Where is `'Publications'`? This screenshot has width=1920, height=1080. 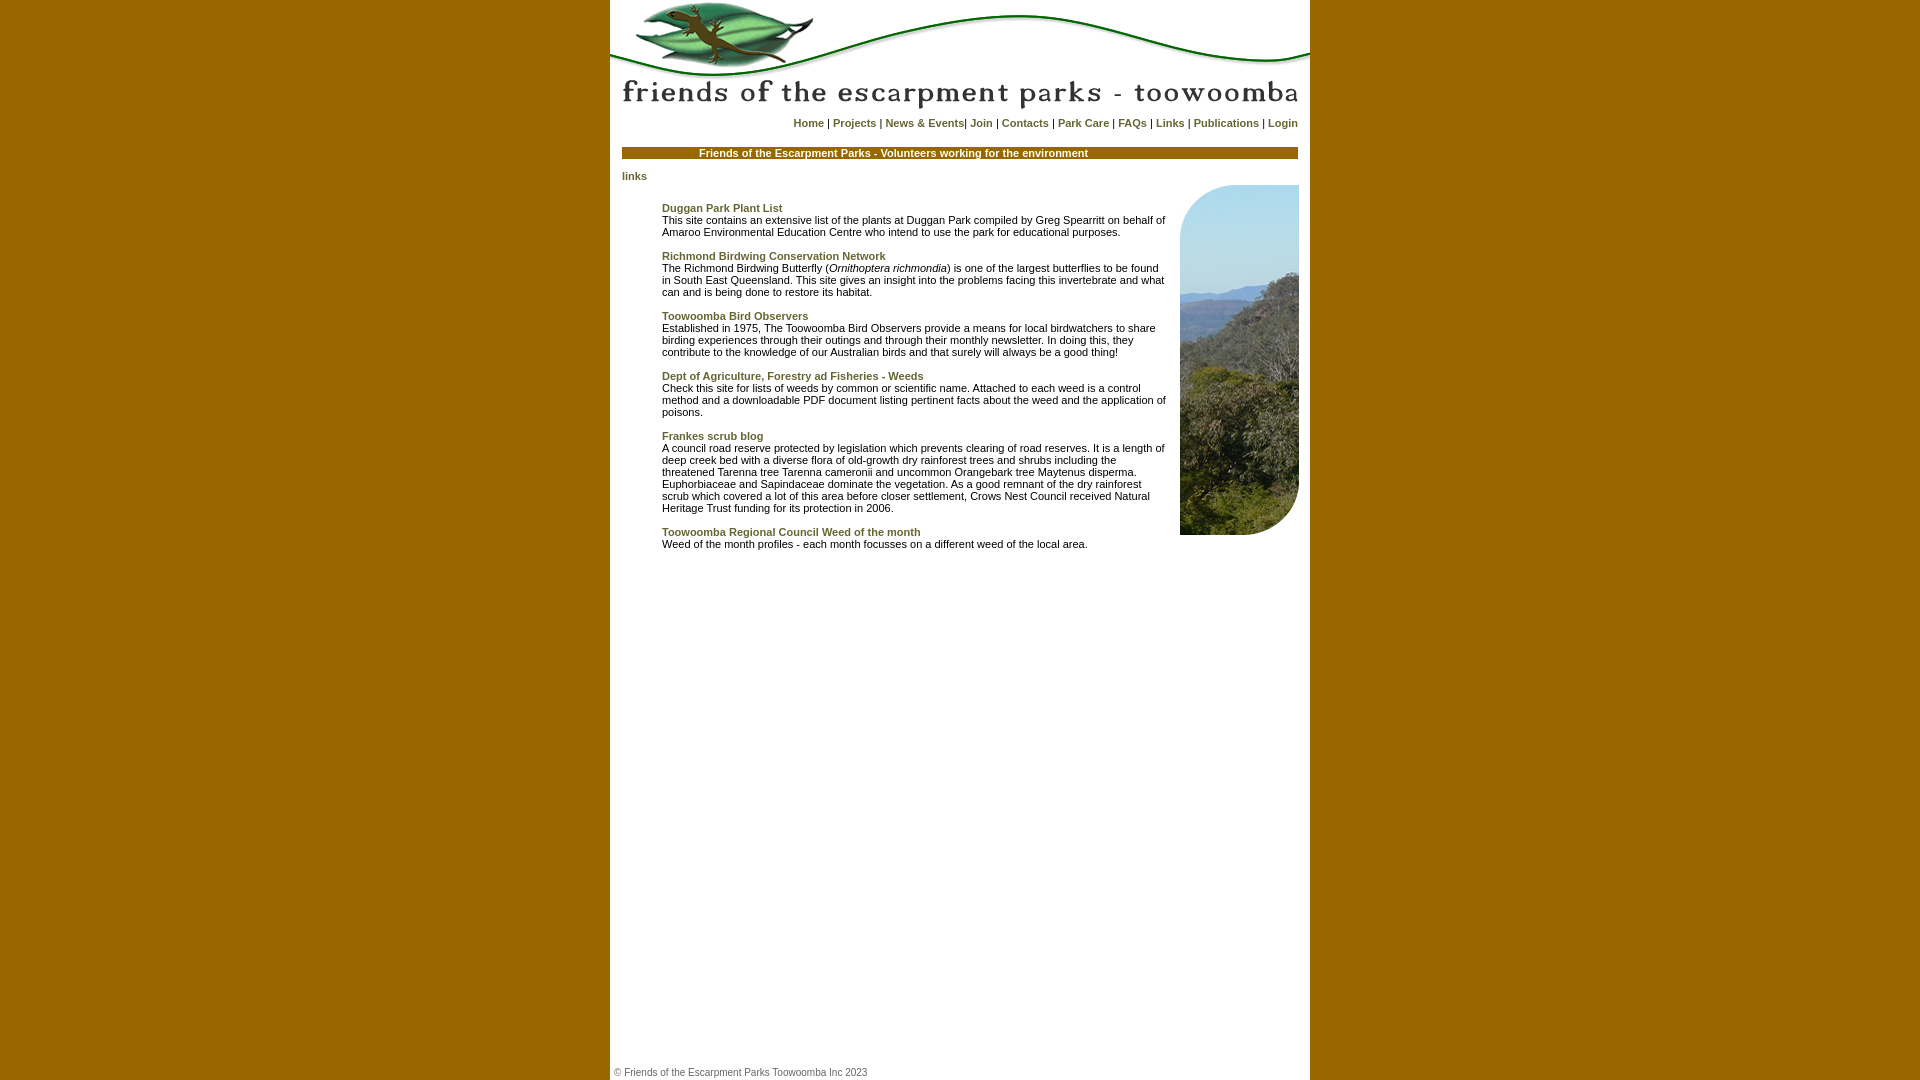 'Publications' is located at coordinates (1225, 122).